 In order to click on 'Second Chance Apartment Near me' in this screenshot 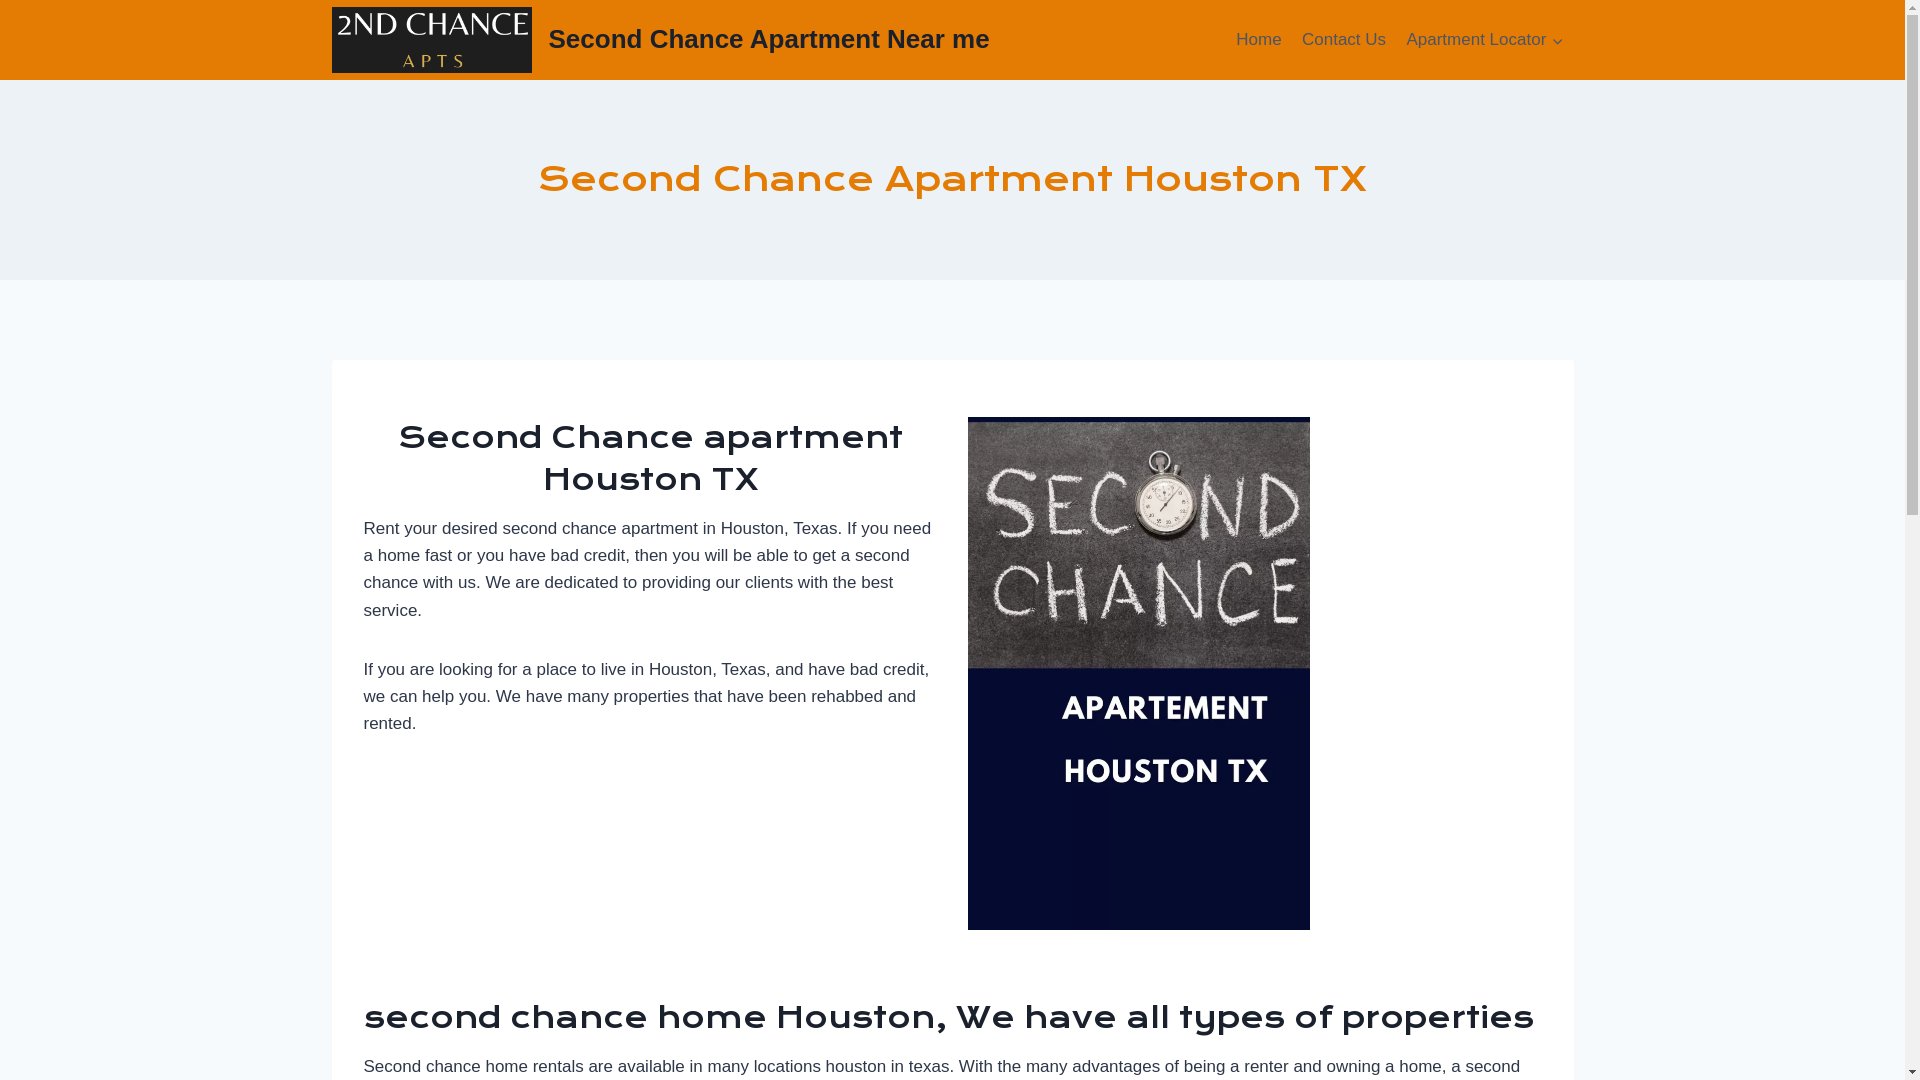, I will do `click(661, 40)`.